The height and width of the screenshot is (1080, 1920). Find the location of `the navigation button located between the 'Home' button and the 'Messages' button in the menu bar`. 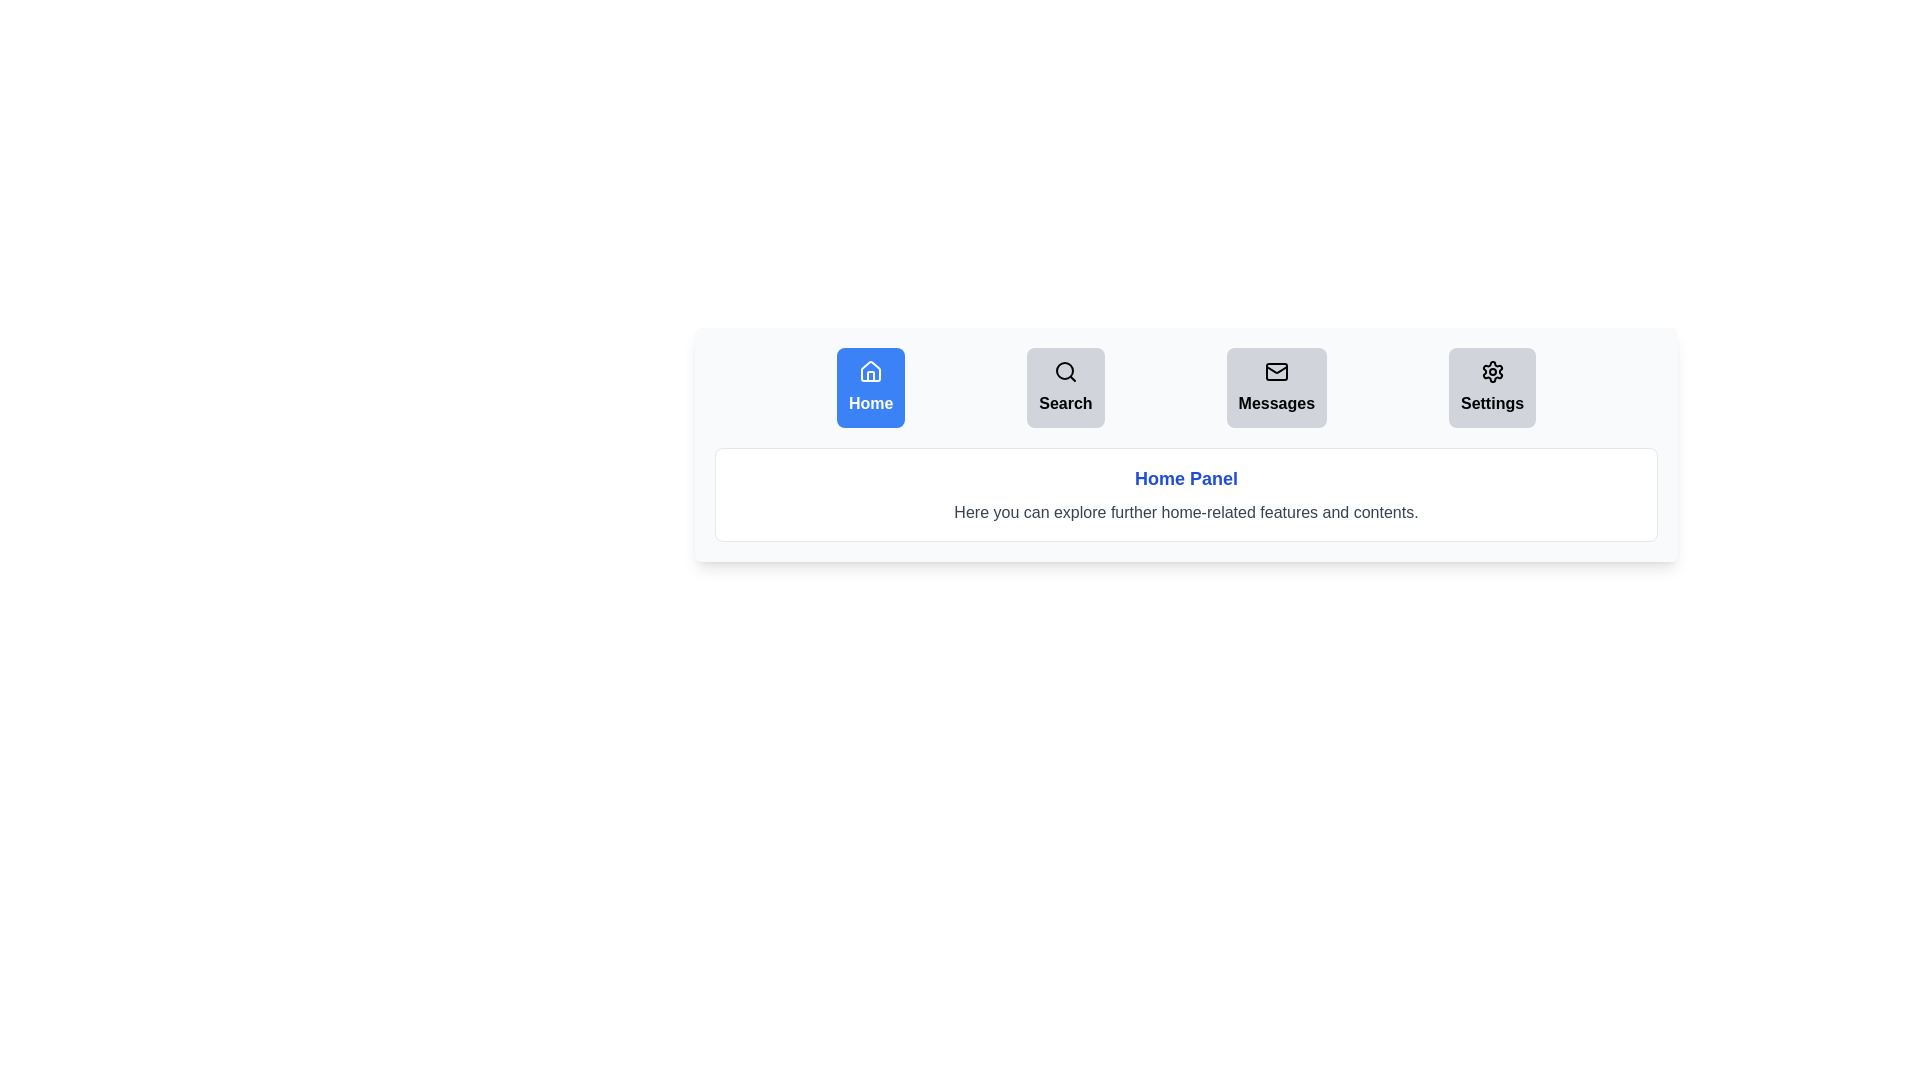

the navigation button located between the 'Home' button and the 'Messages' button in the menu bar is located at coordinates (1064, 388).